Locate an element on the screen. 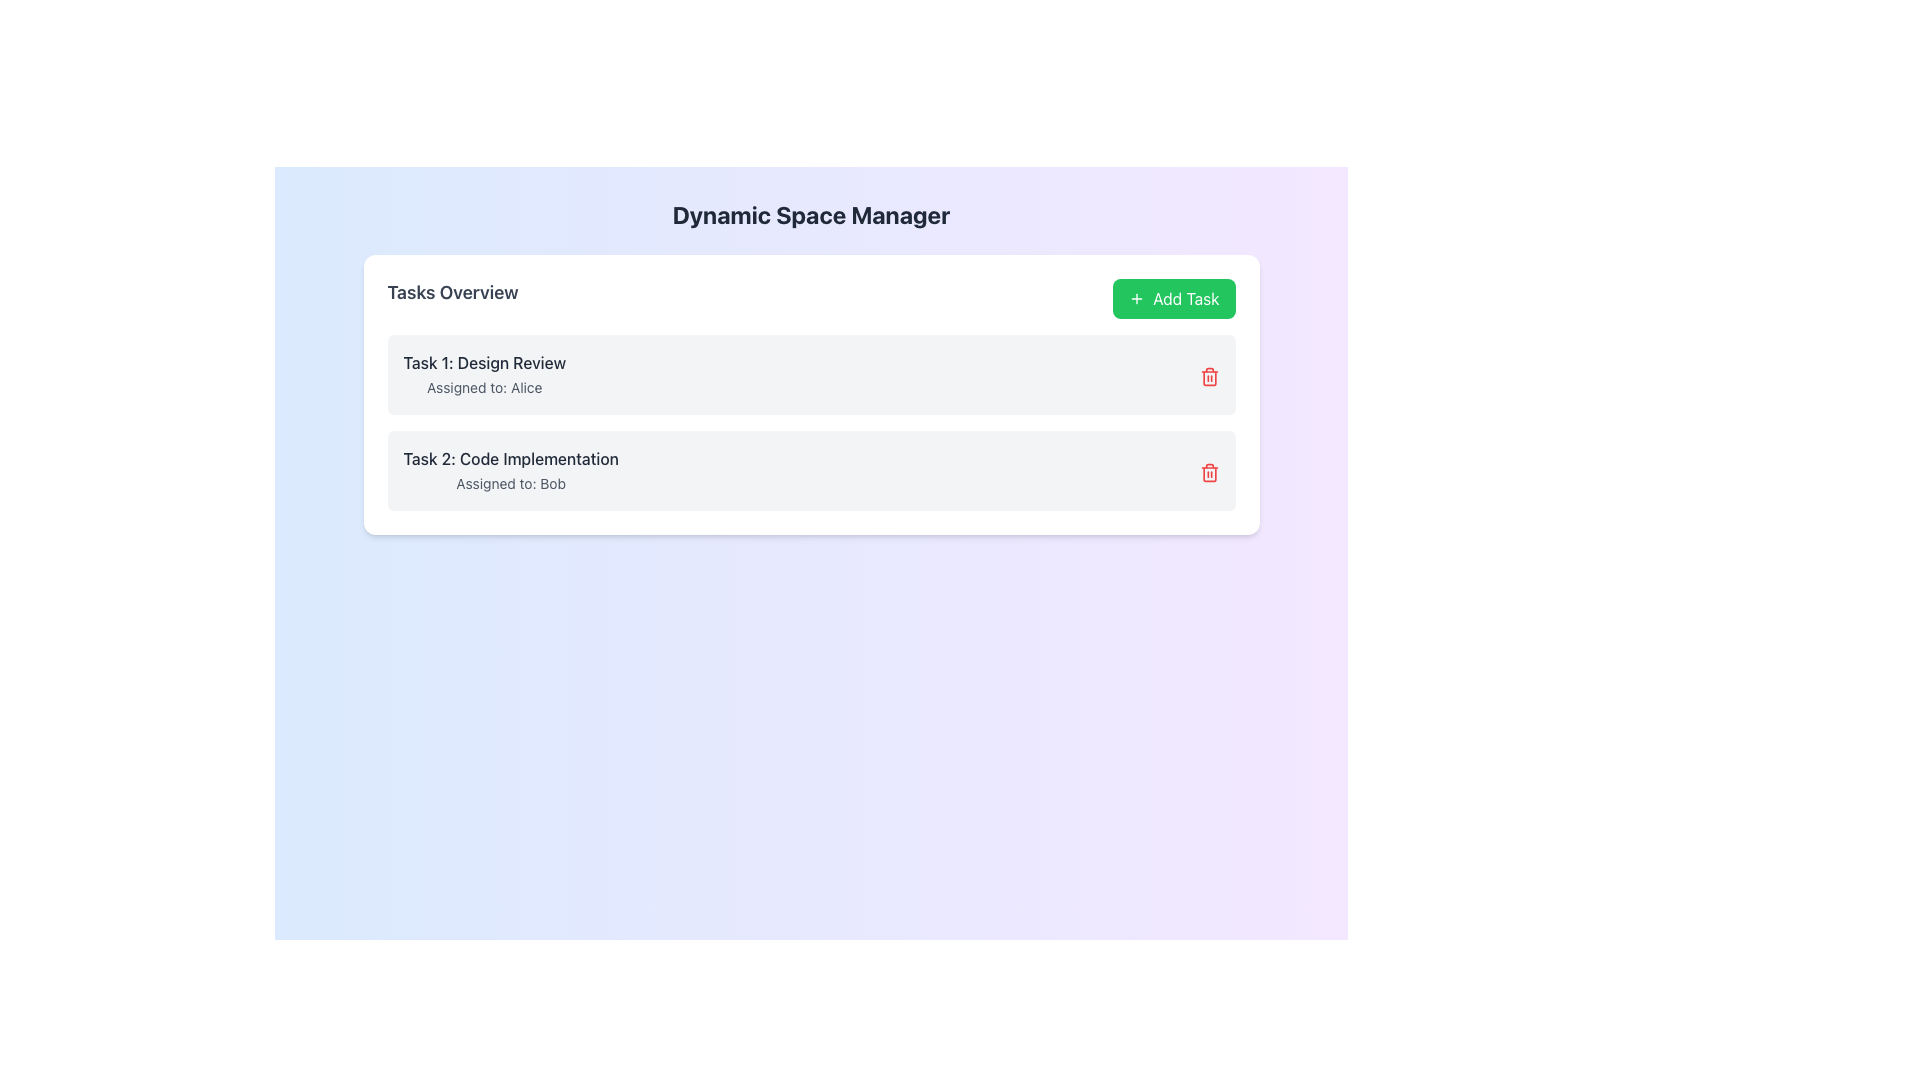  the text element displaying 'Alice' in the 'Task 1: Design Review' section of the 'Tasks Overview' list is located at coordinates (484, 387).